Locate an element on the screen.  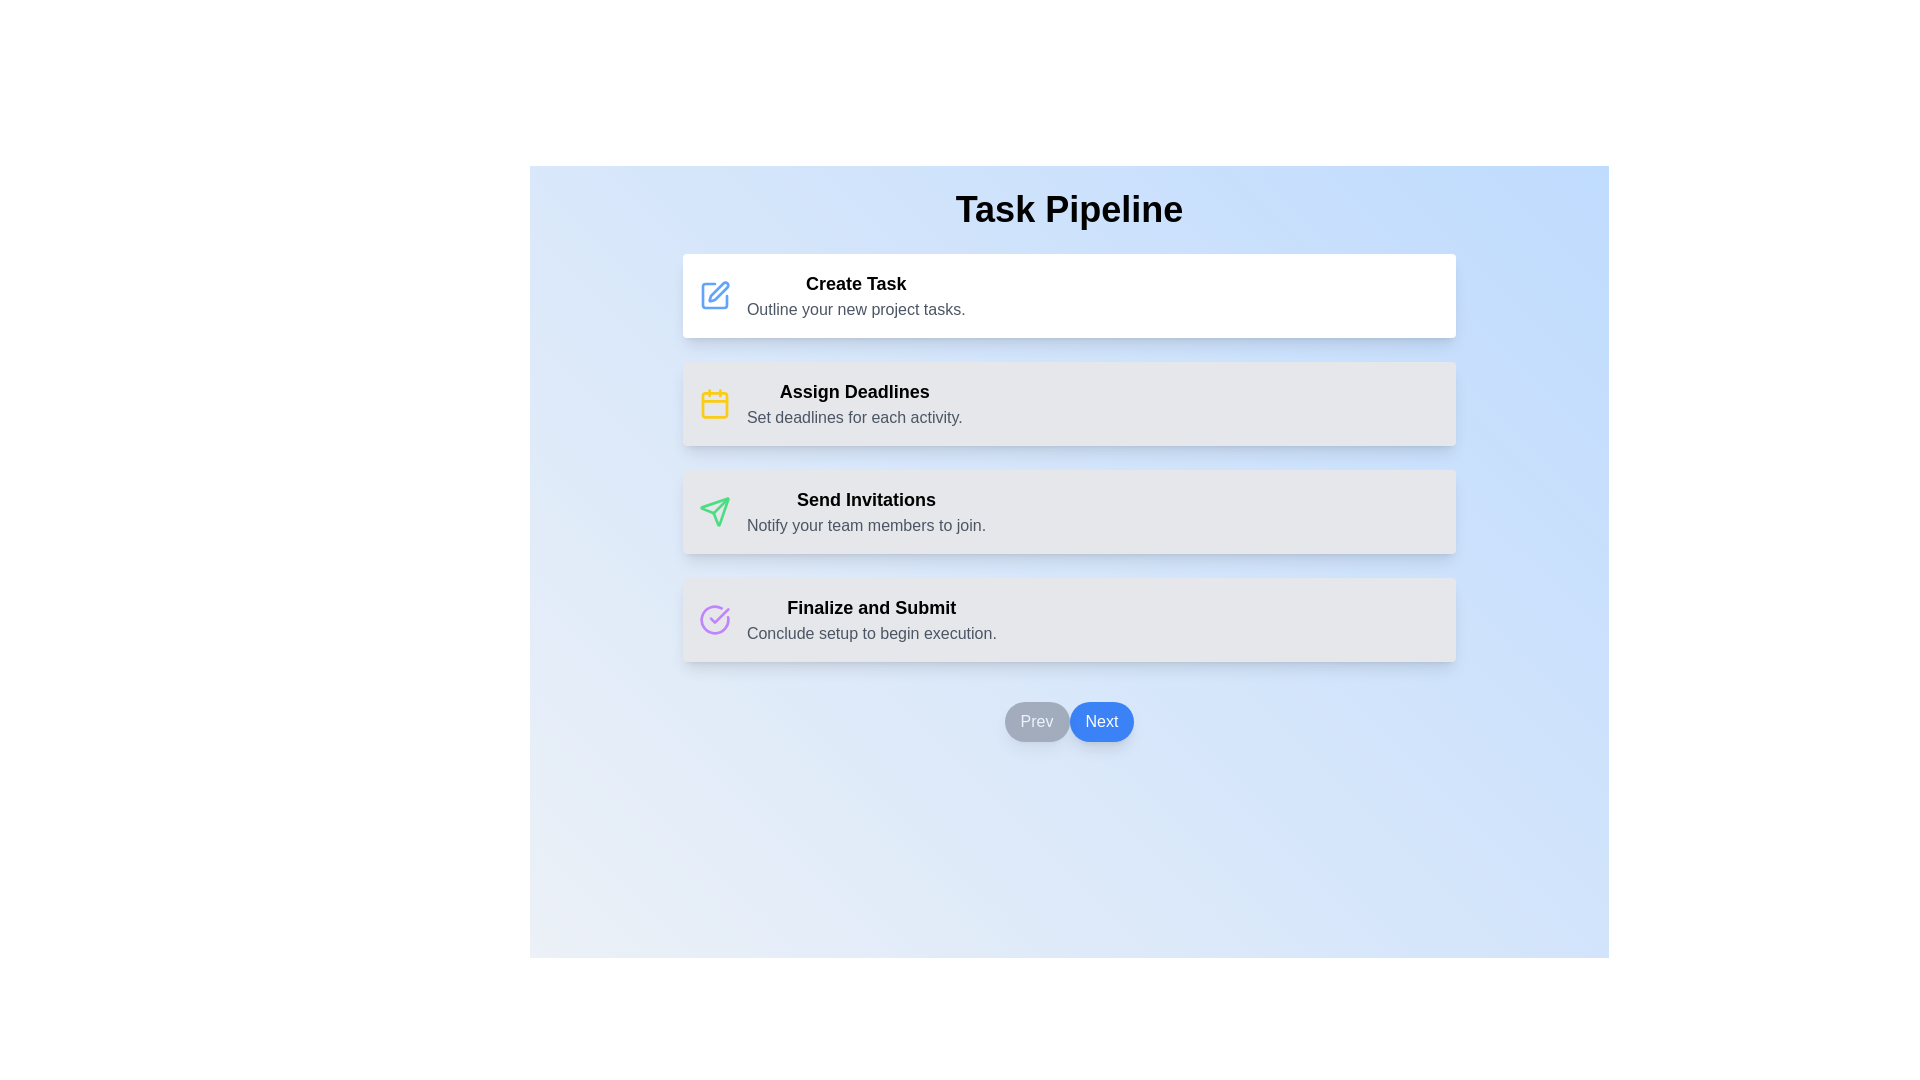
header element located at the top of the page, which serves as the title providing main context for the content sections below is located at coordinates (1068, 209).